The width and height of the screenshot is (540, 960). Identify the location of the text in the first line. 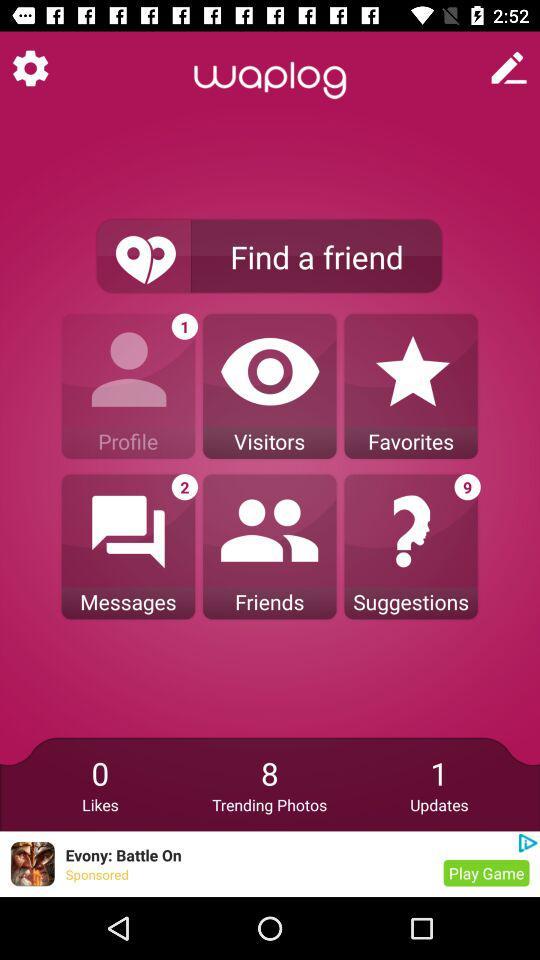
(270, 80).